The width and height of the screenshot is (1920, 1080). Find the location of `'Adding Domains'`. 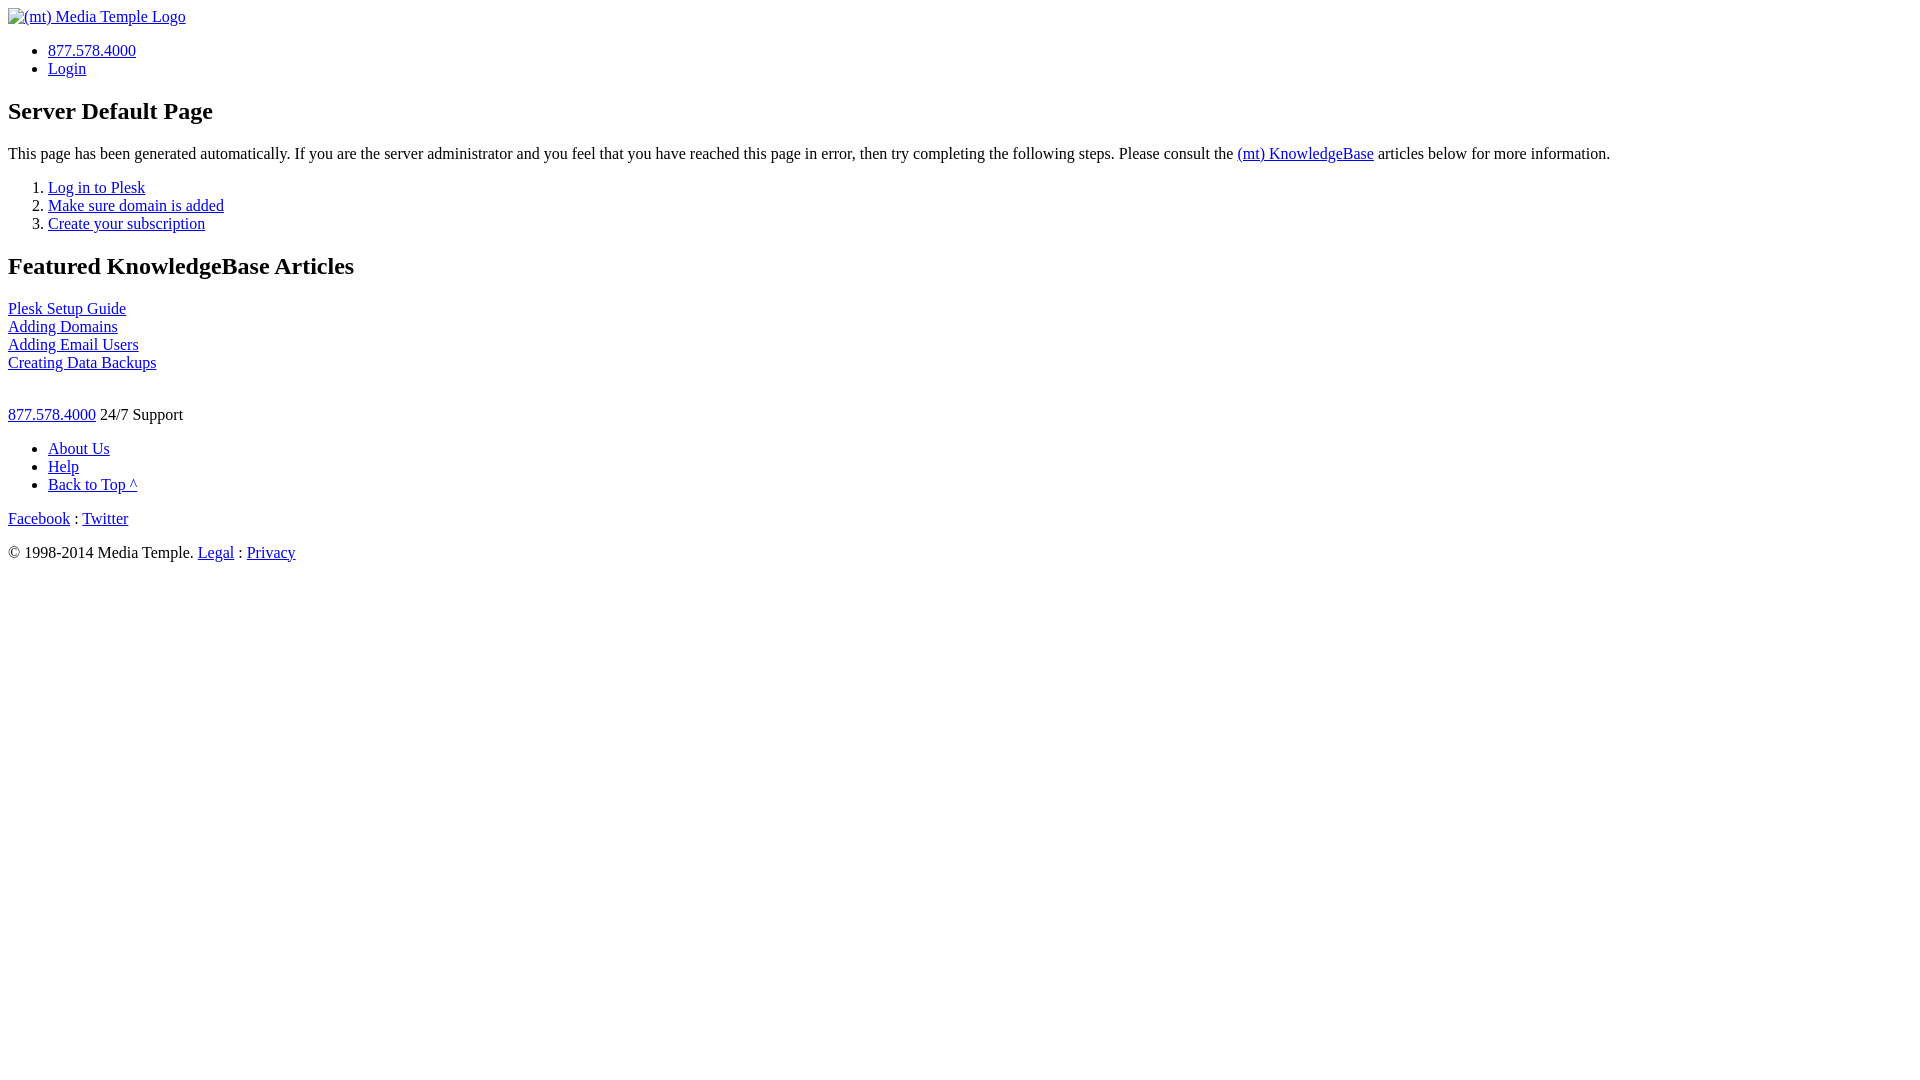

'Adding Domains' is located at coordinates (8, 325).